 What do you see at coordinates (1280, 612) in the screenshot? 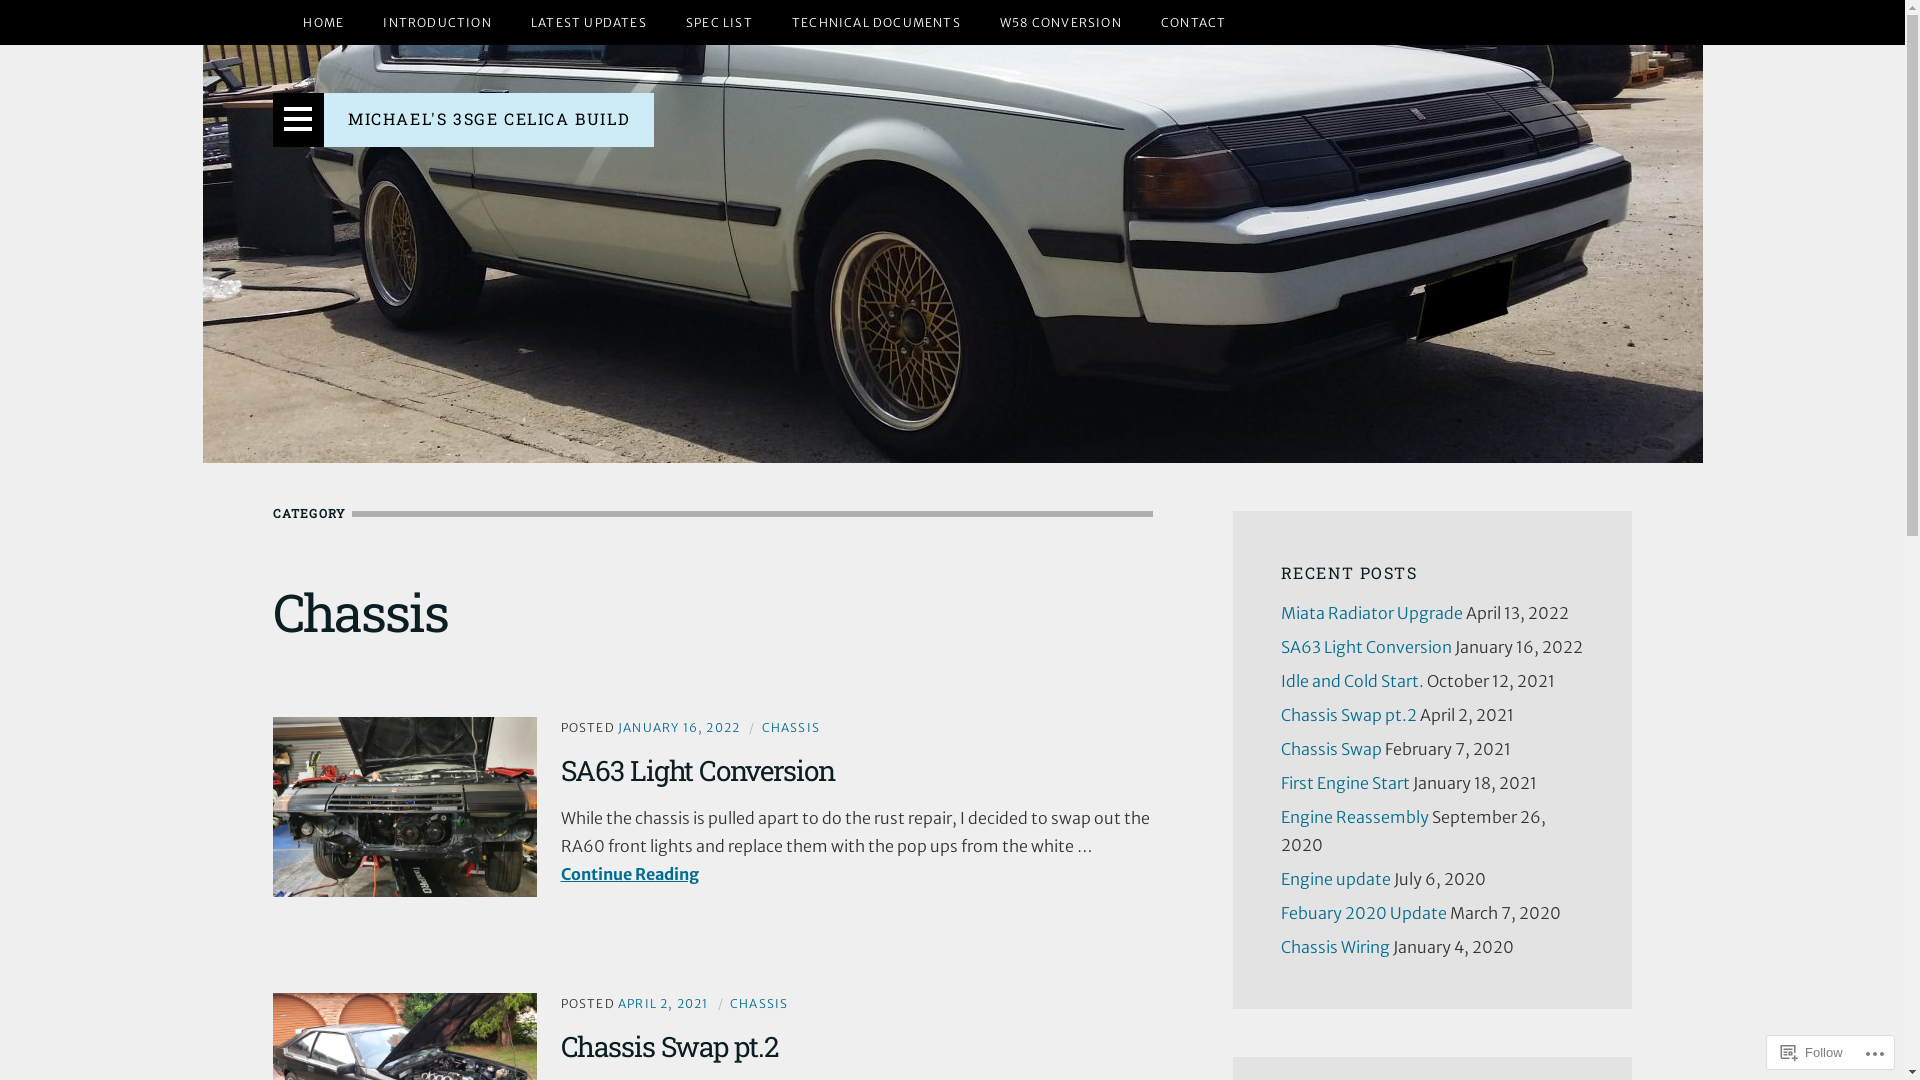
I see `'Miata Radiator Upgrade'` at bounding box center [1280, 612].